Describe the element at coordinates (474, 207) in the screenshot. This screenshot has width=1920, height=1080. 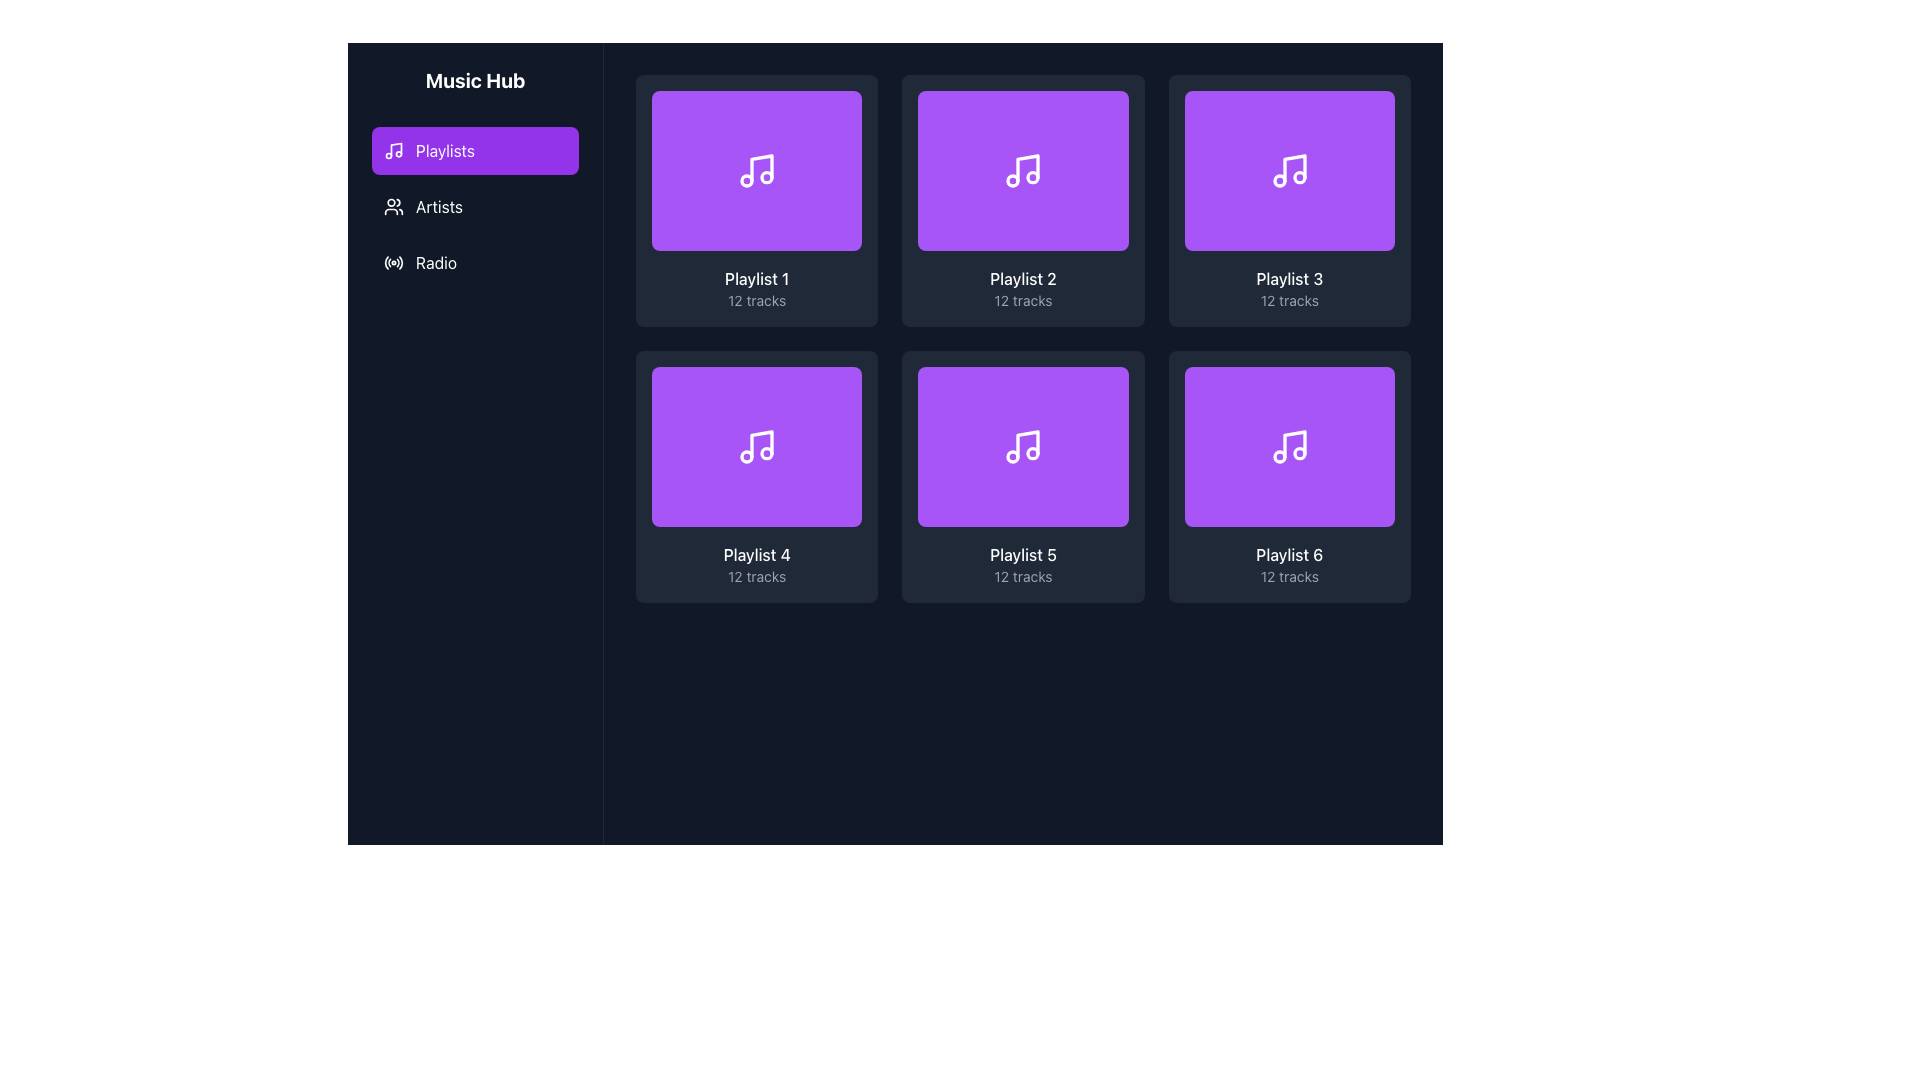
I see `the navigation button located in the sidebar, positioned below the 'Playlists' button and above the 'Radio' button` at that location.